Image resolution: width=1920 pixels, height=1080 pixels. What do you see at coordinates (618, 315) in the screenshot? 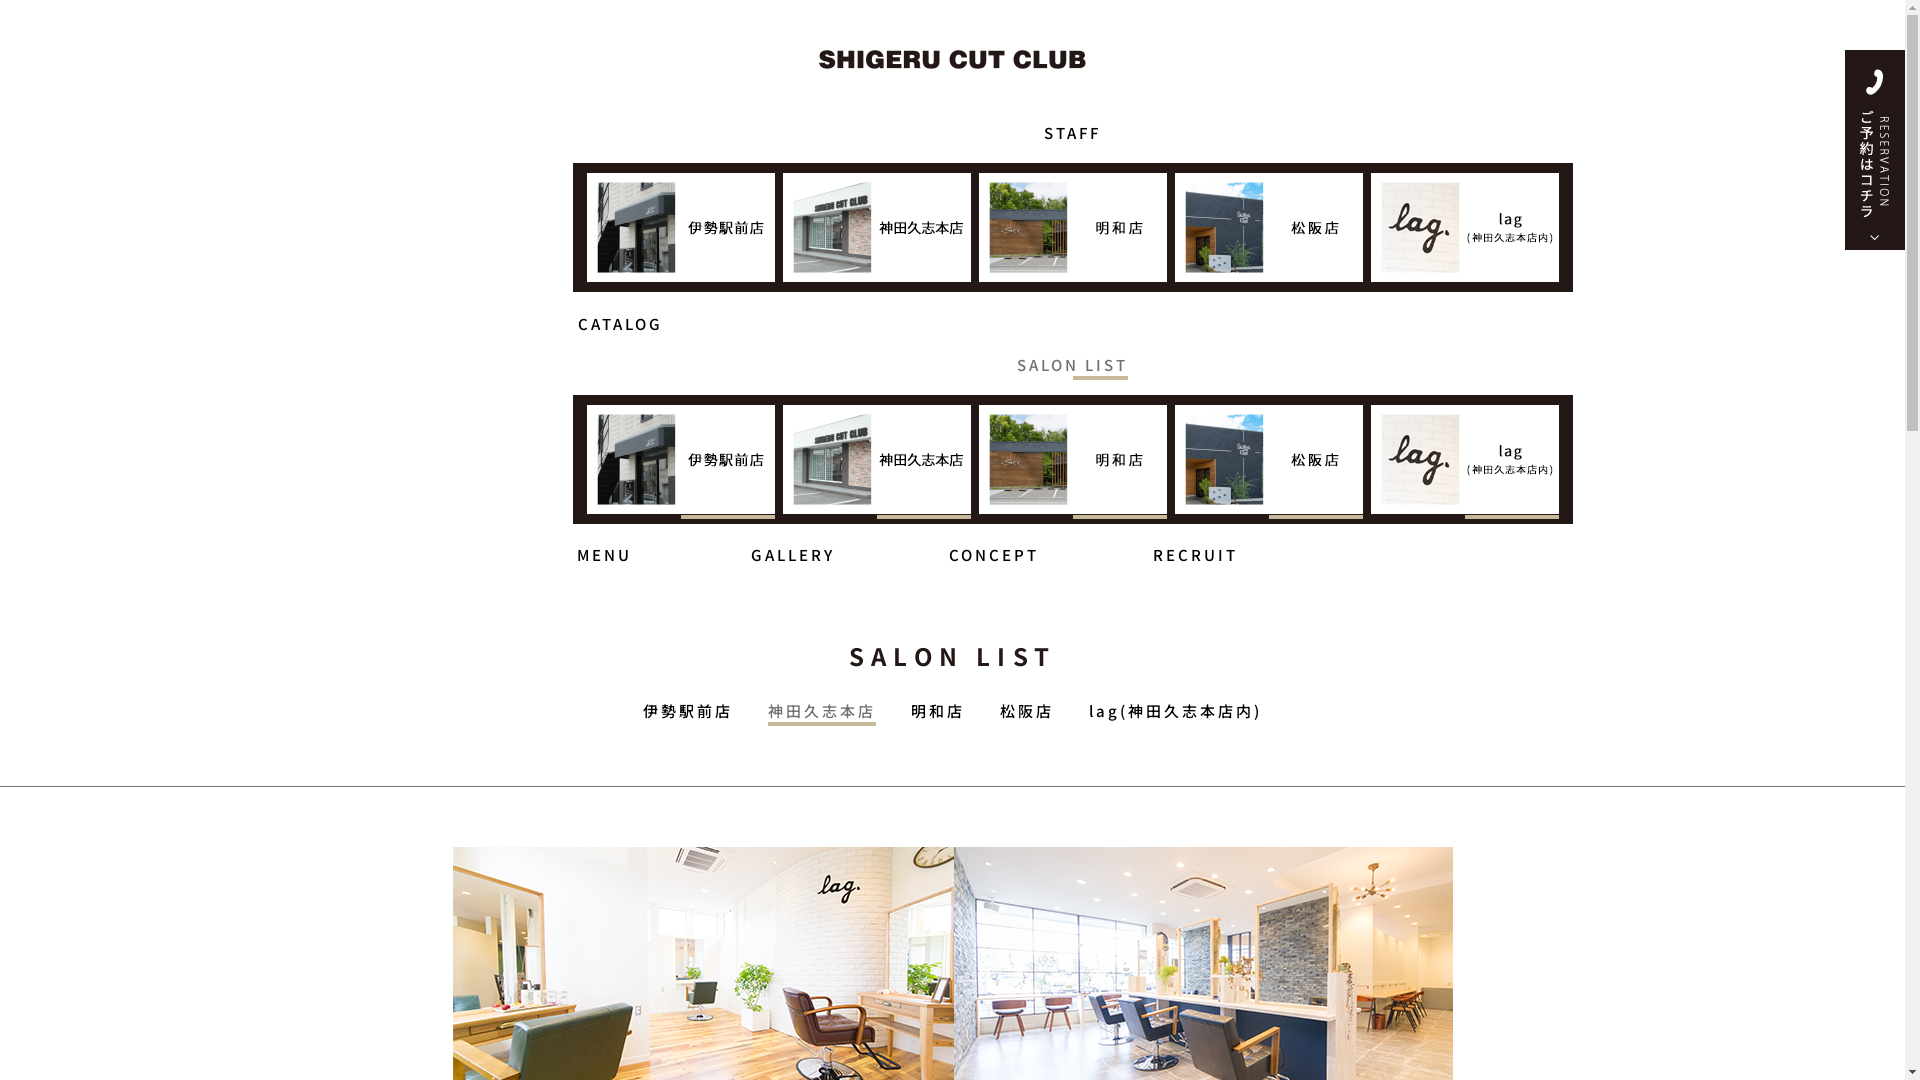
I see `'CATALOG'` at bounding box center [618, 315].